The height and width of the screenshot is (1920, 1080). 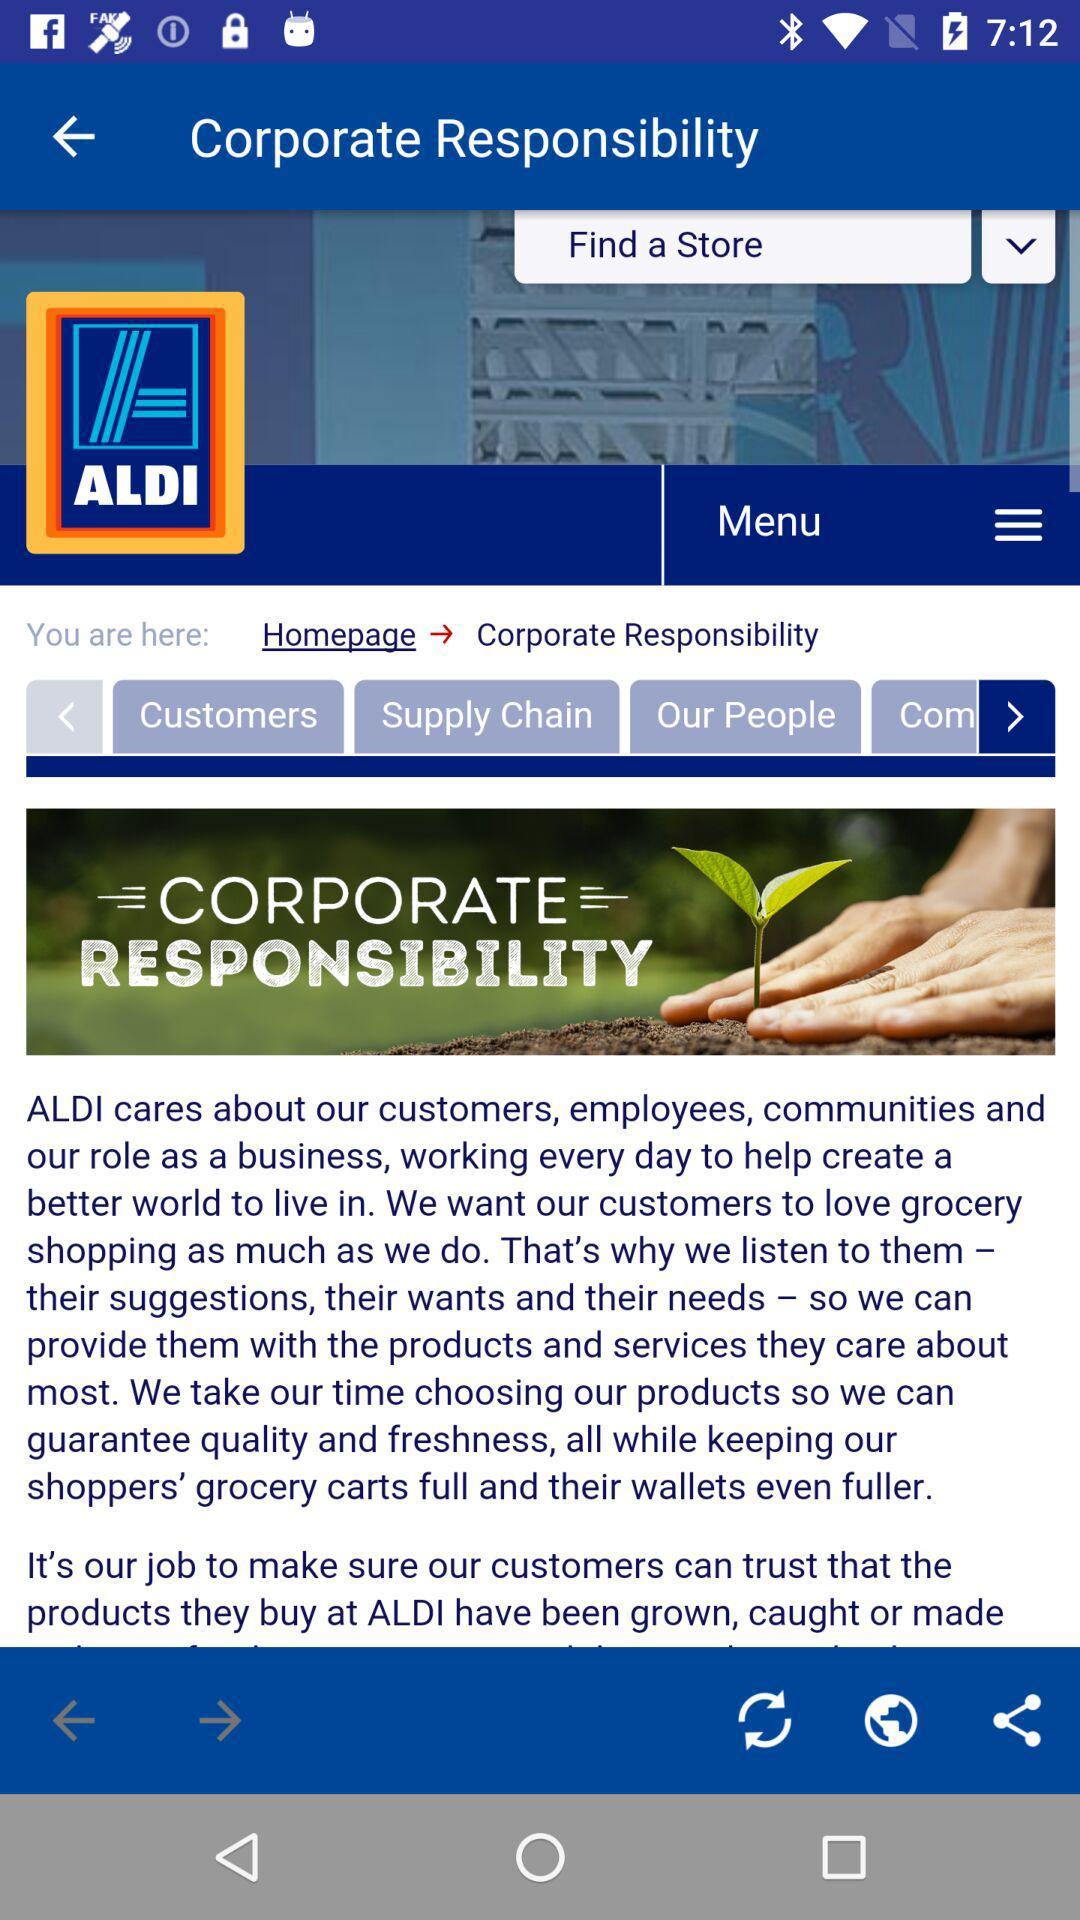 What do you see at coordinates (72, 135) in the screenshot?
I see `the item at the top left corner` at bounding box center [72, 135].